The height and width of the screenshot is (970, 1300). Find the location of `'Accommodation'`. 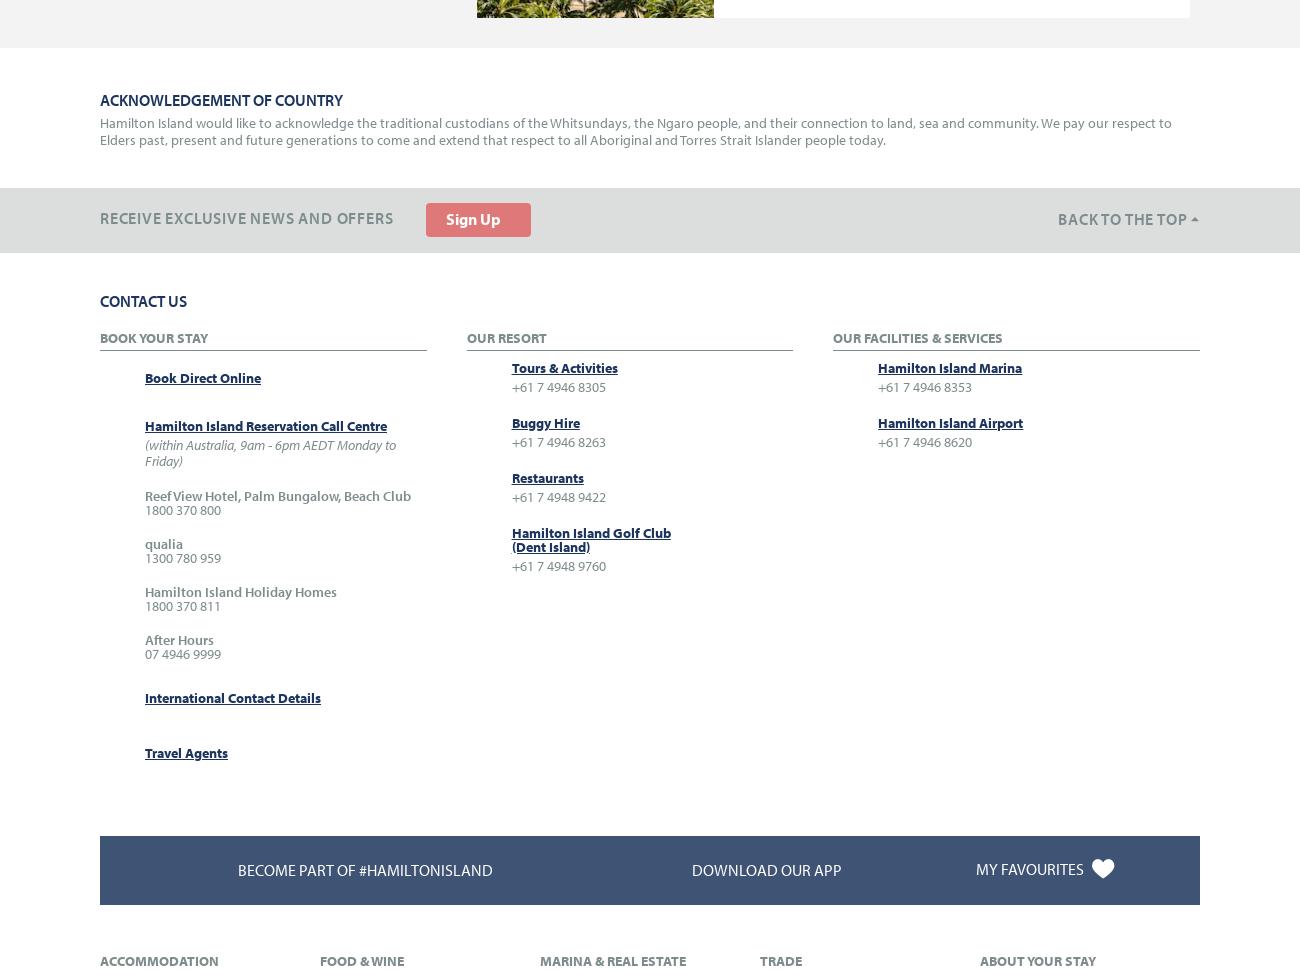

'Accommodation' is located at coordinates (158, 959).